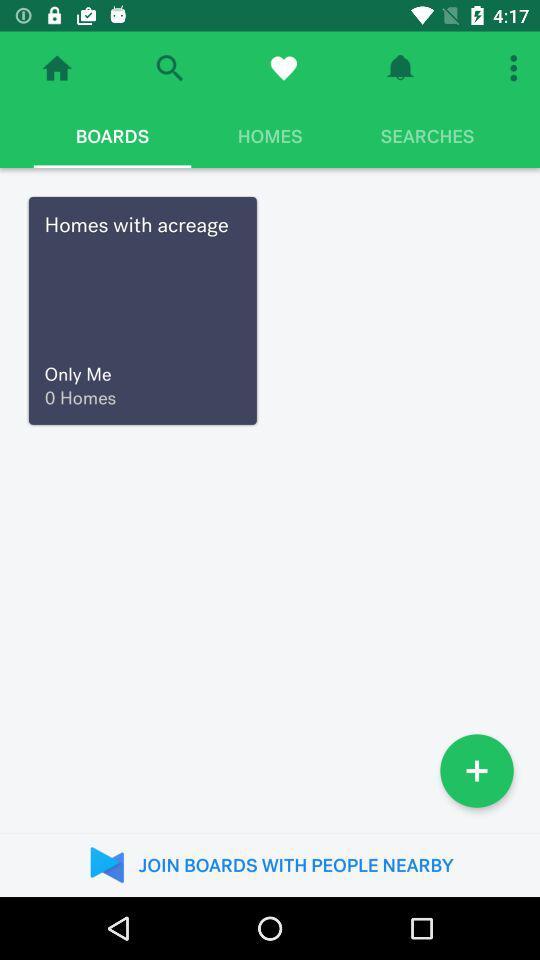 The width and height of the screenshot is (540, 960). Describe the element at coordinates (168, 68) in the screenshot. I see `search` at that location.